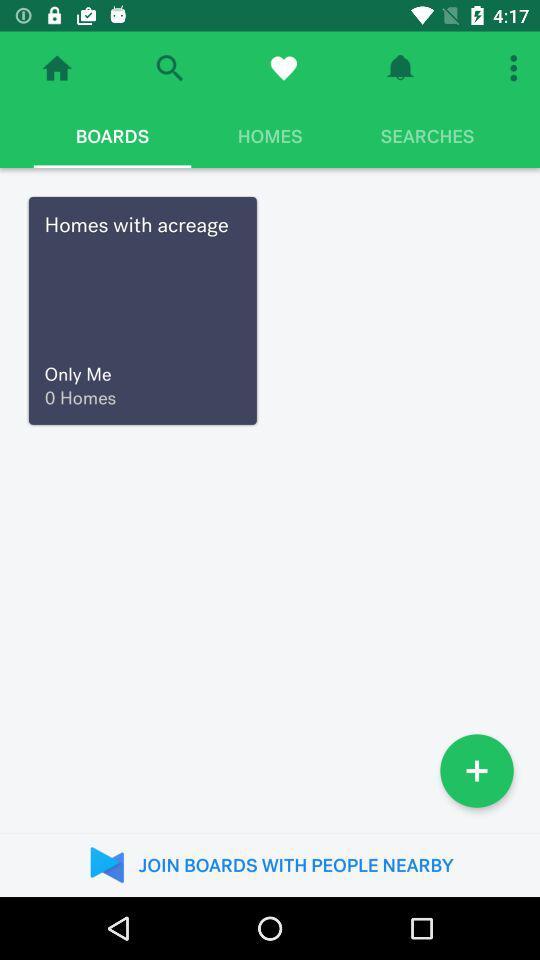 The width and height of the screenshot is (540, 960). Describe the element at coordinates (168, 68) in the screenshot. I see `search` at that location.